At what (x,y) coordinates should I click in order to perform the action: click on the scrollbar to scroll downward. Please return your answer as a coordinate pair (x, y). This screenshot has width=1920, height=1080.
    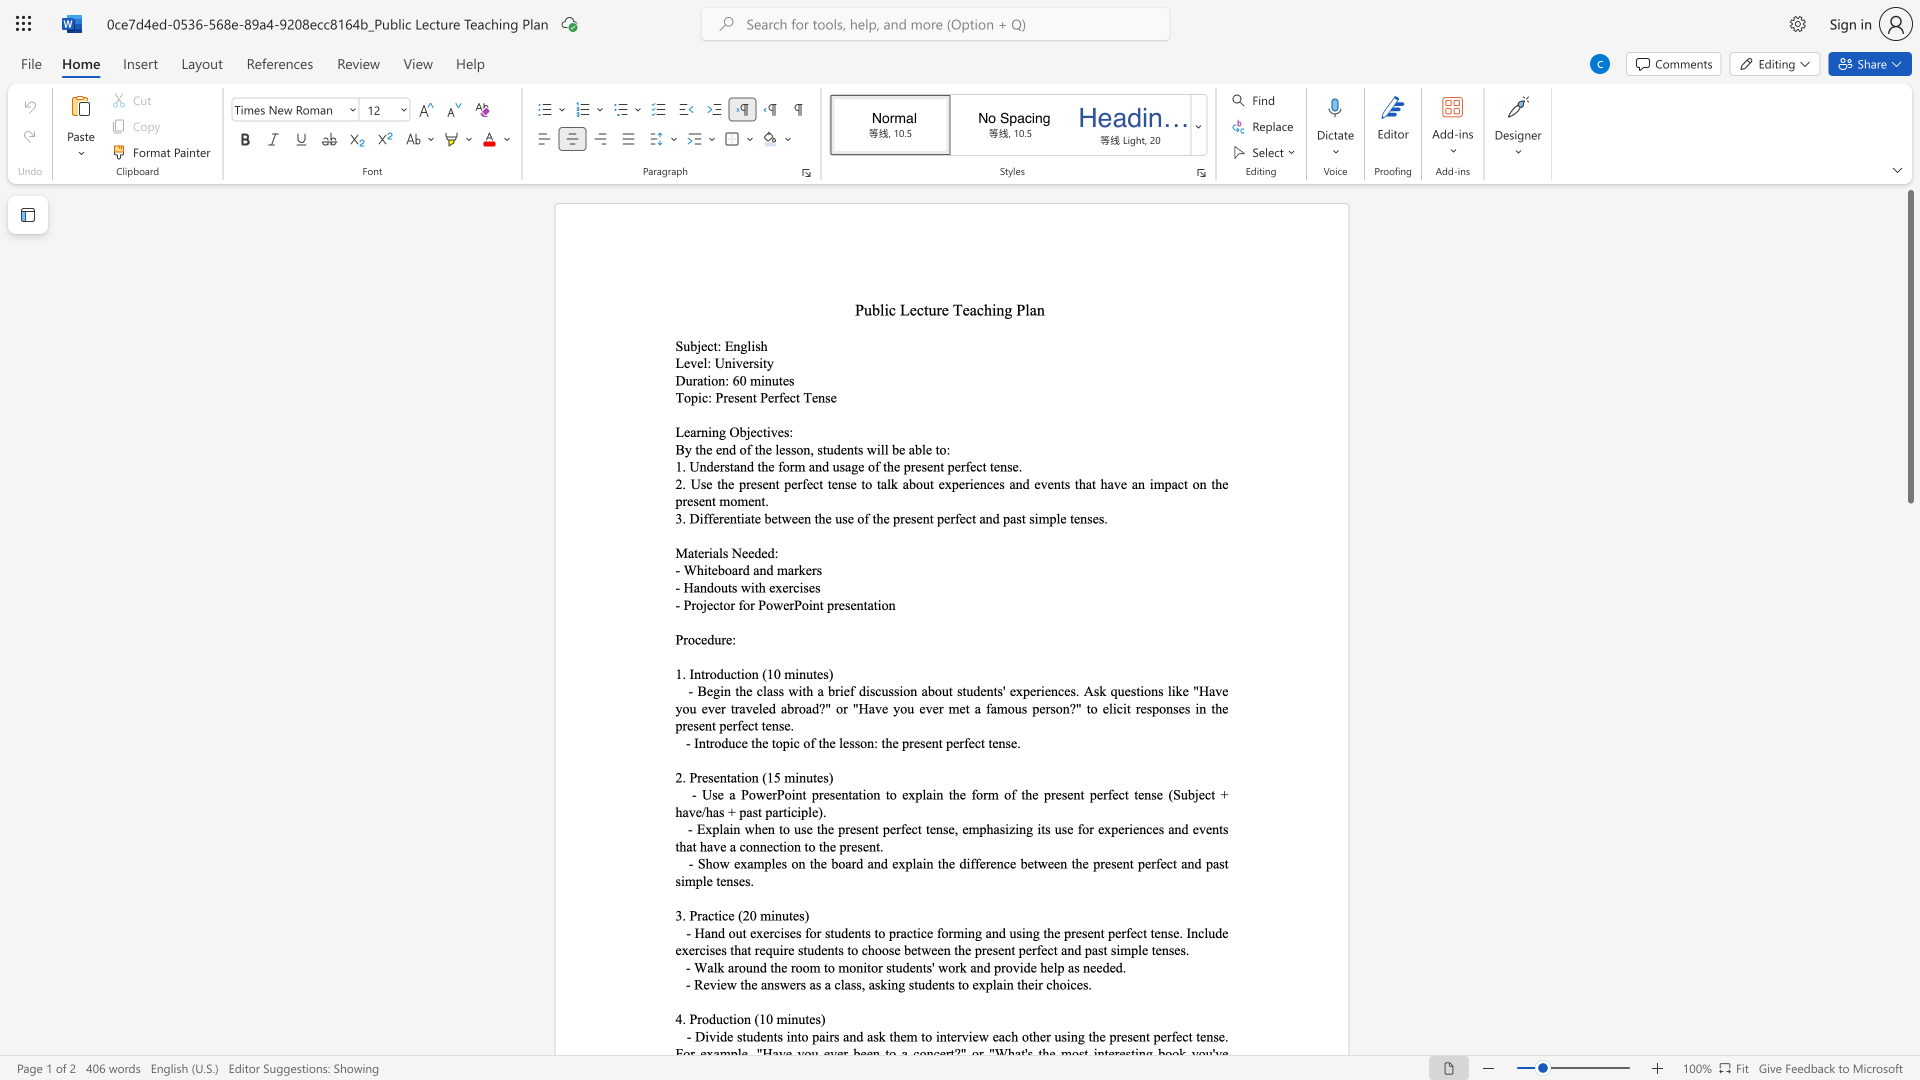
    Looking at the image, I should click on (1909, 698).